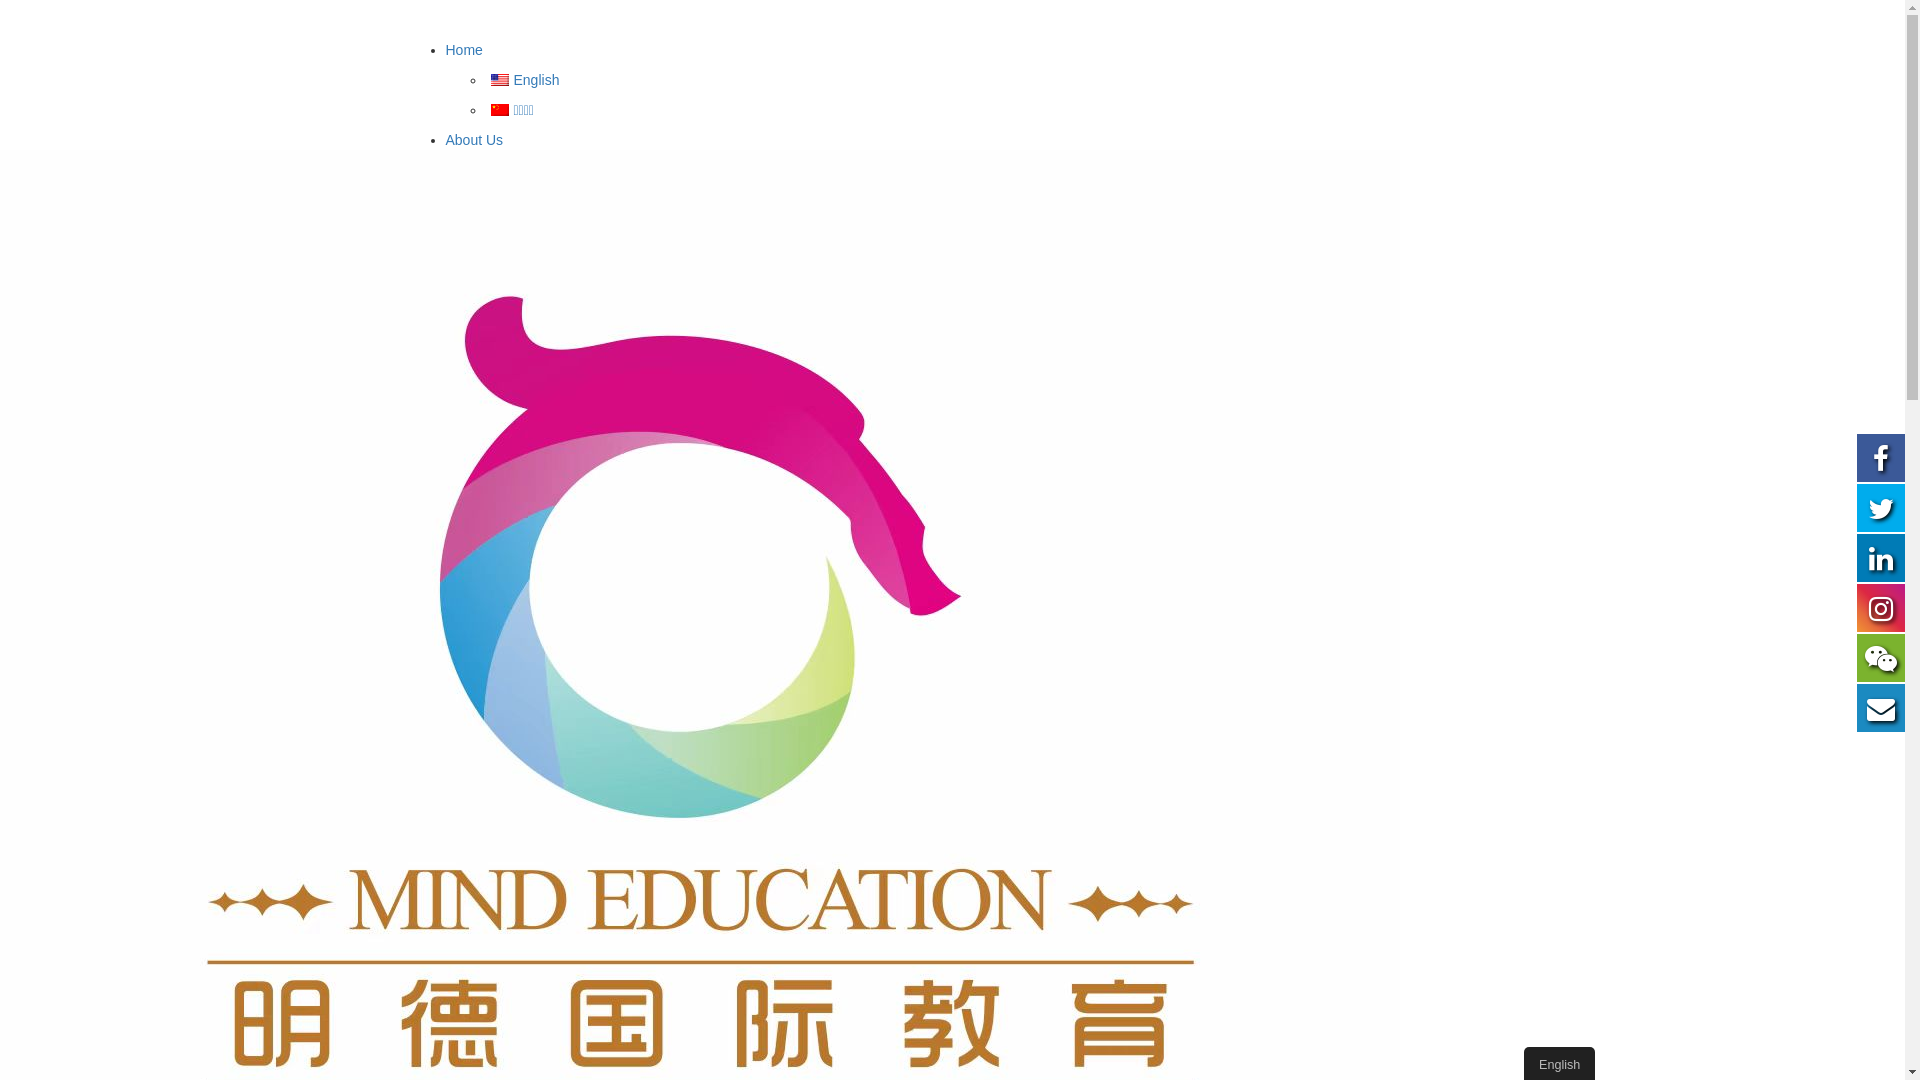 The height and width of the screenshot is (1080, 1920). Describe the element at coordinates (617, 833) in the screenshot. I see `'Meet-up Future Career Camp'` at that location.